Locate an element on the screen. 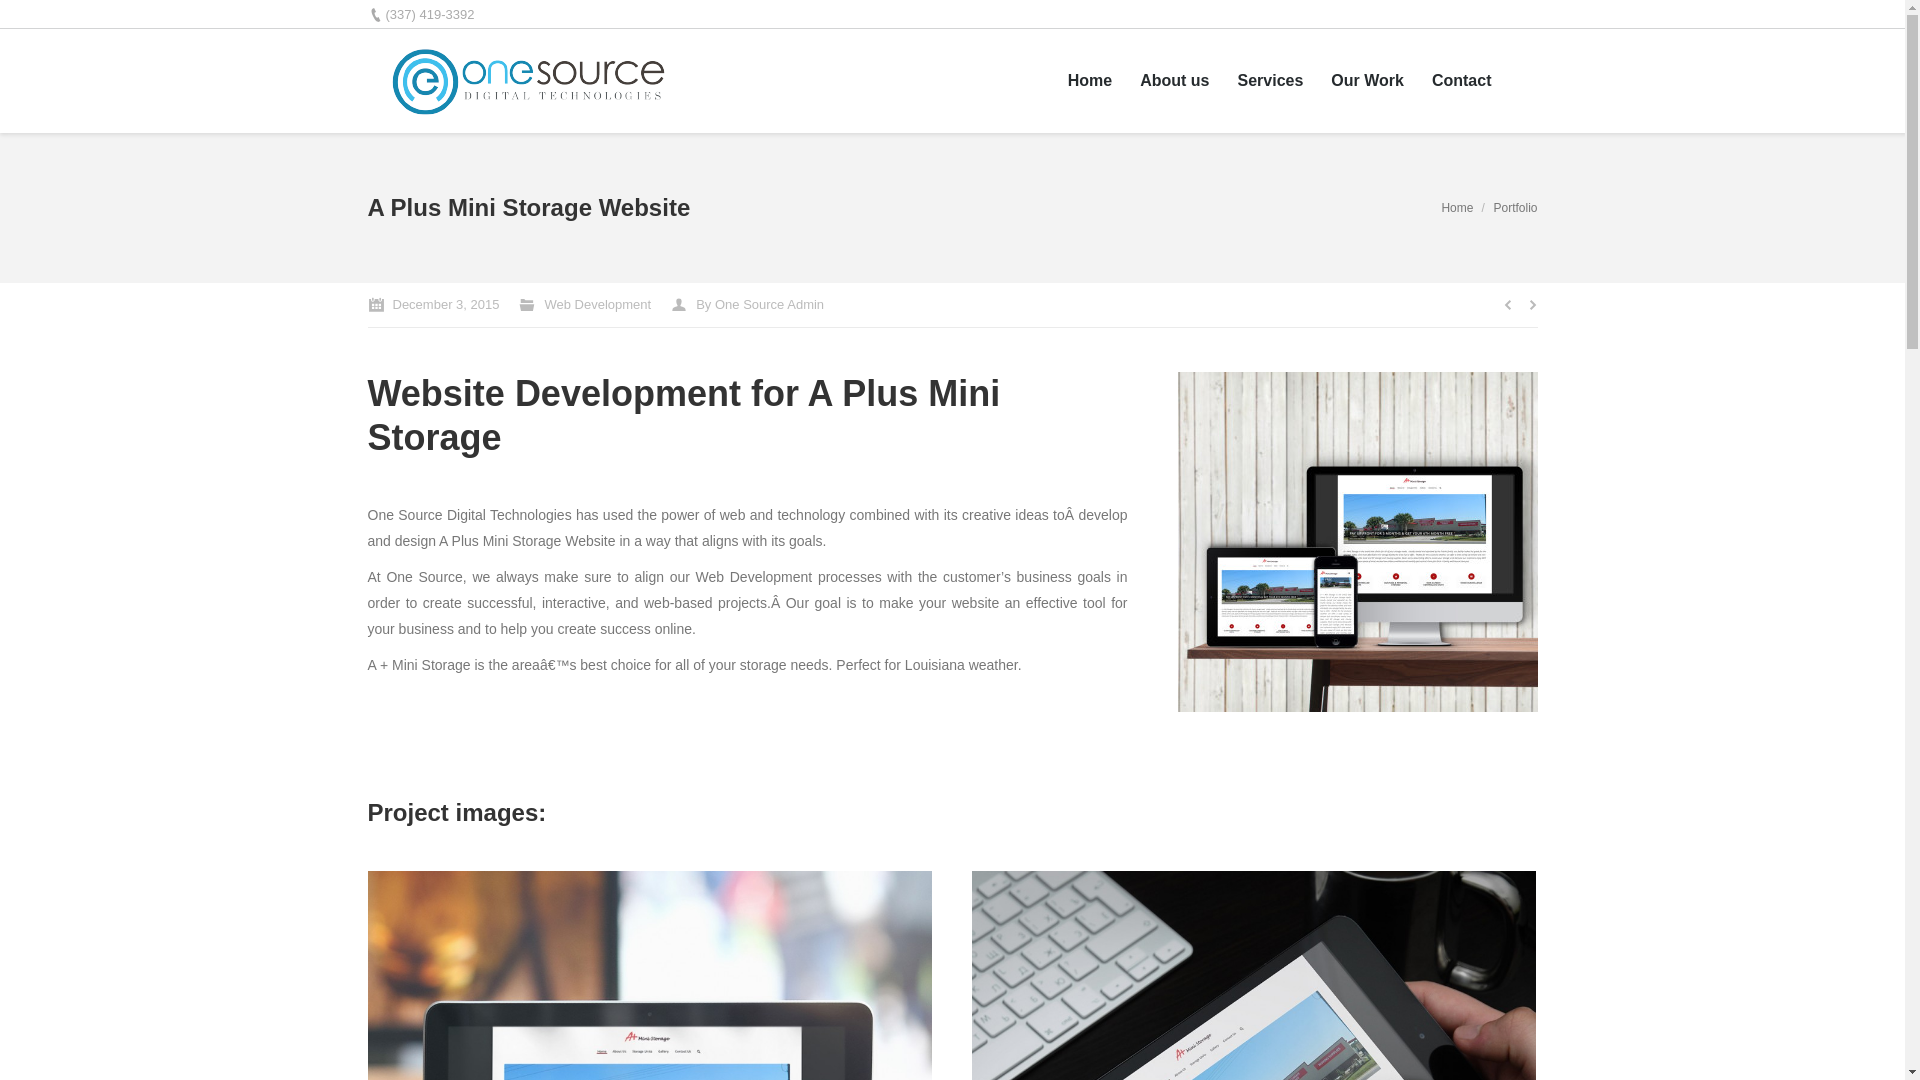  'Go!' is located at coordinates (25, 19).